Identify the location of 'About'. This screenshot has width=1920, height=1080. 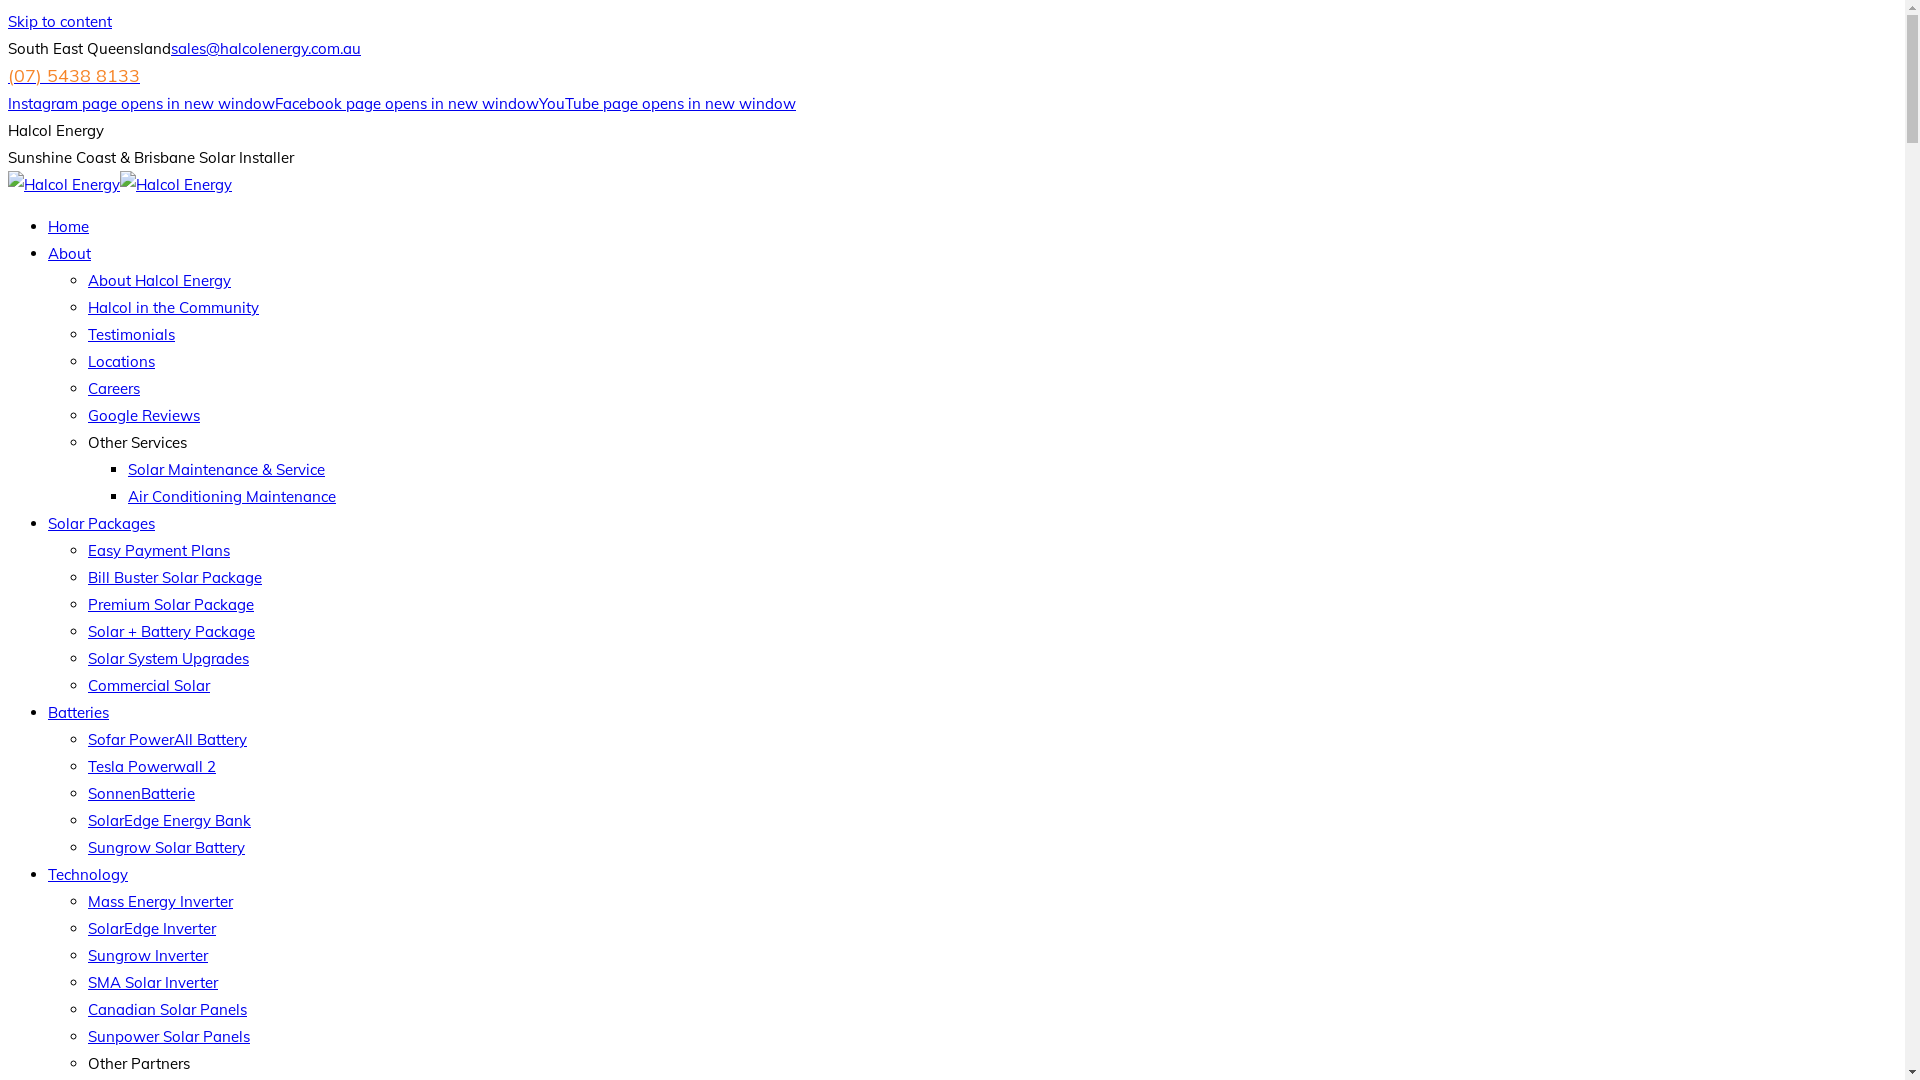
(69, 252).